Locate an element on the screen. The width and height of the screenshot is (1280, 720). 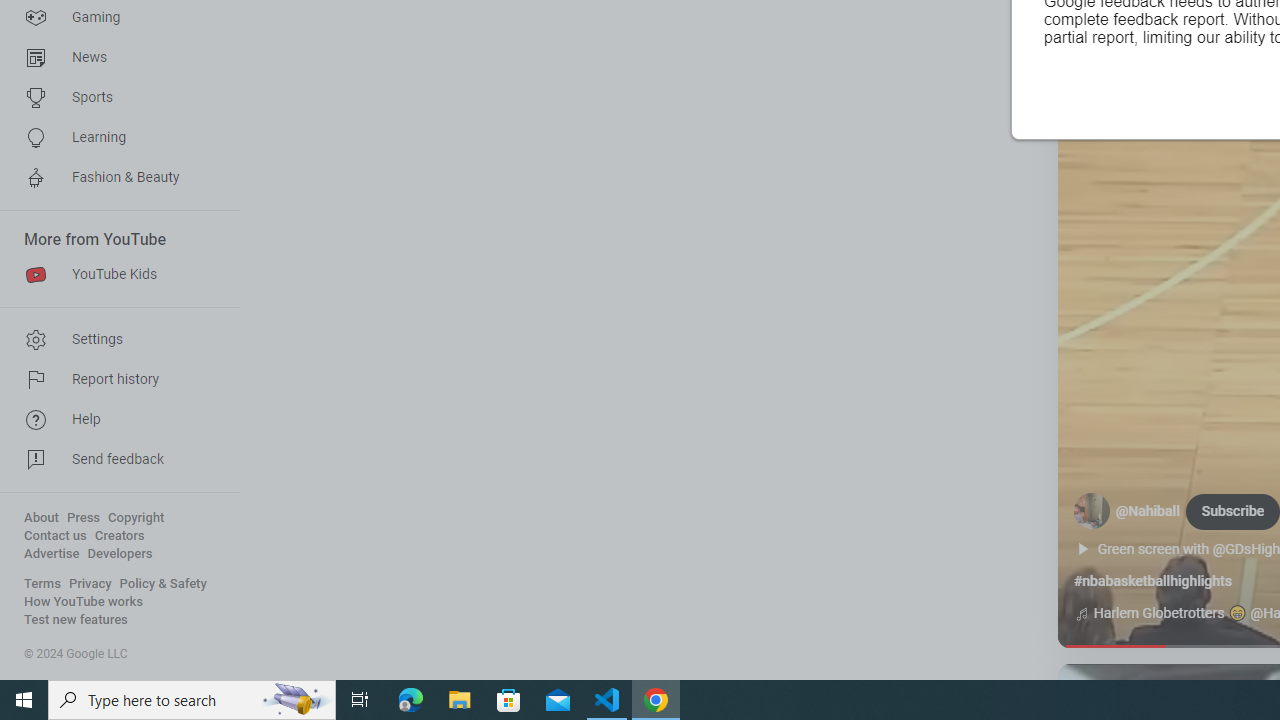
'Press' is located at coordinates (82, 517).